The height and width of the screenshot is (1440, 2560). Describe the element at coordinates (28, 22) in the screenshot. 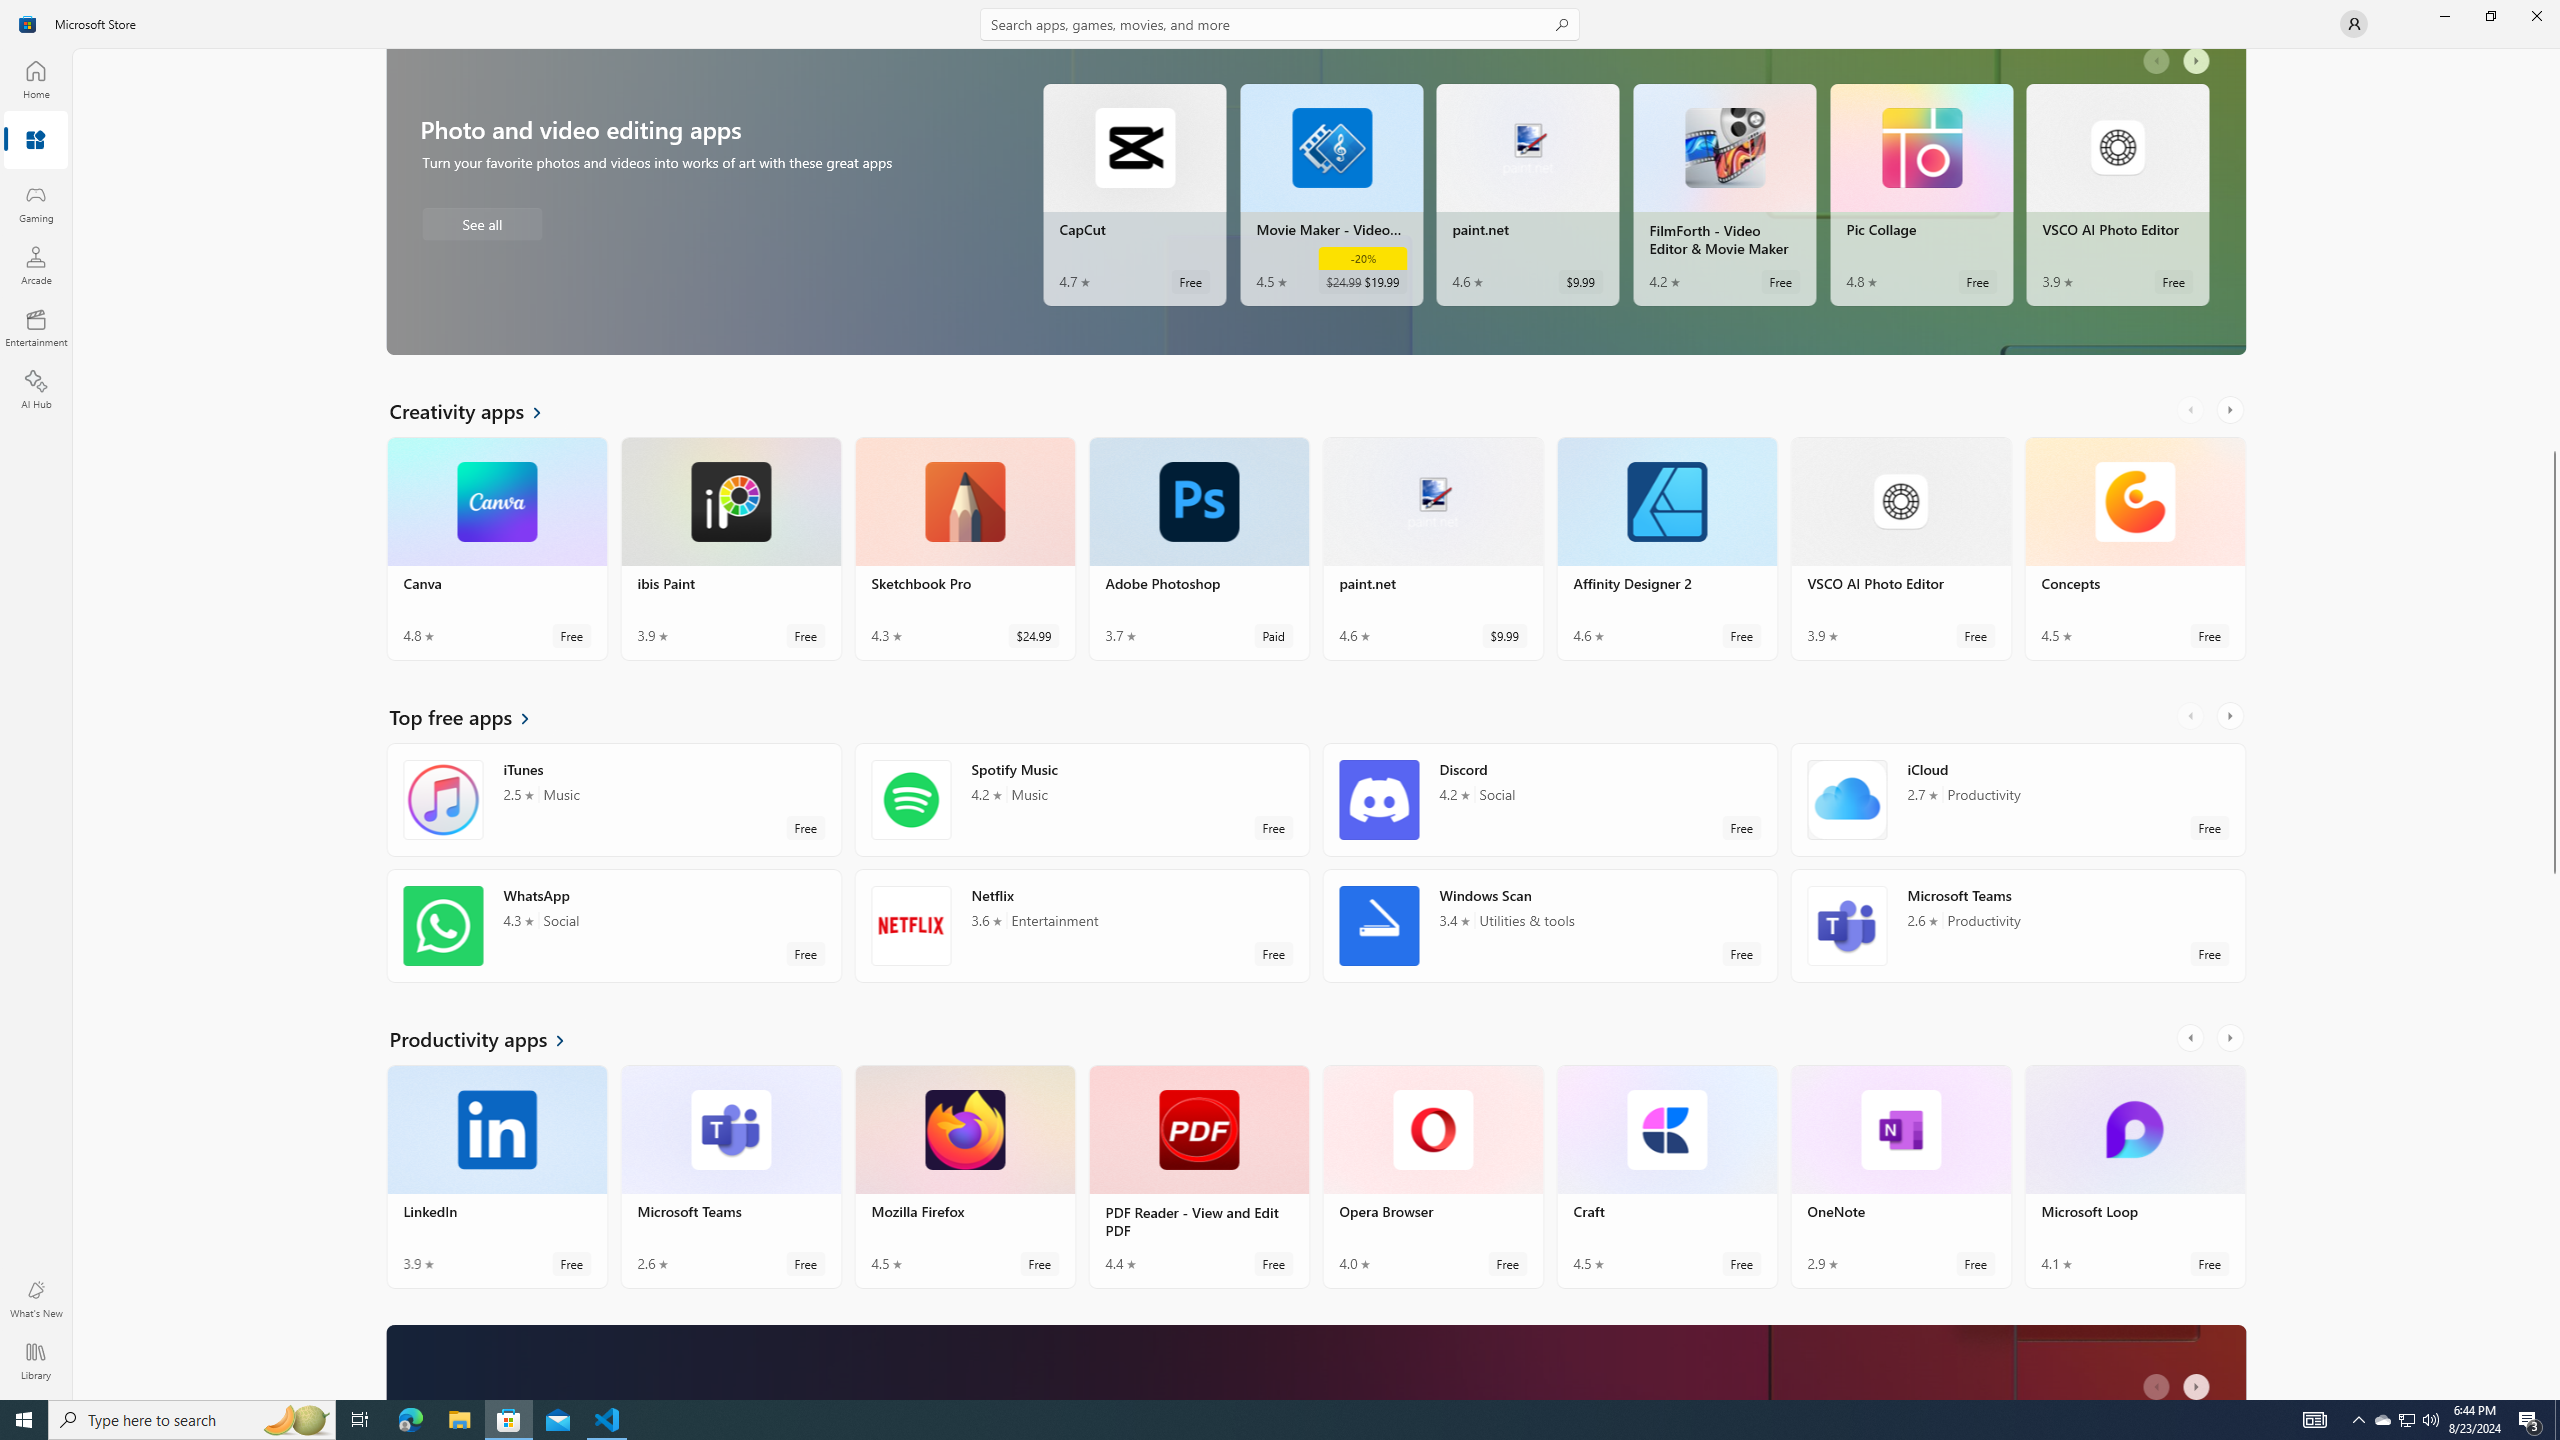

I see `'Class: Image'` at that location.